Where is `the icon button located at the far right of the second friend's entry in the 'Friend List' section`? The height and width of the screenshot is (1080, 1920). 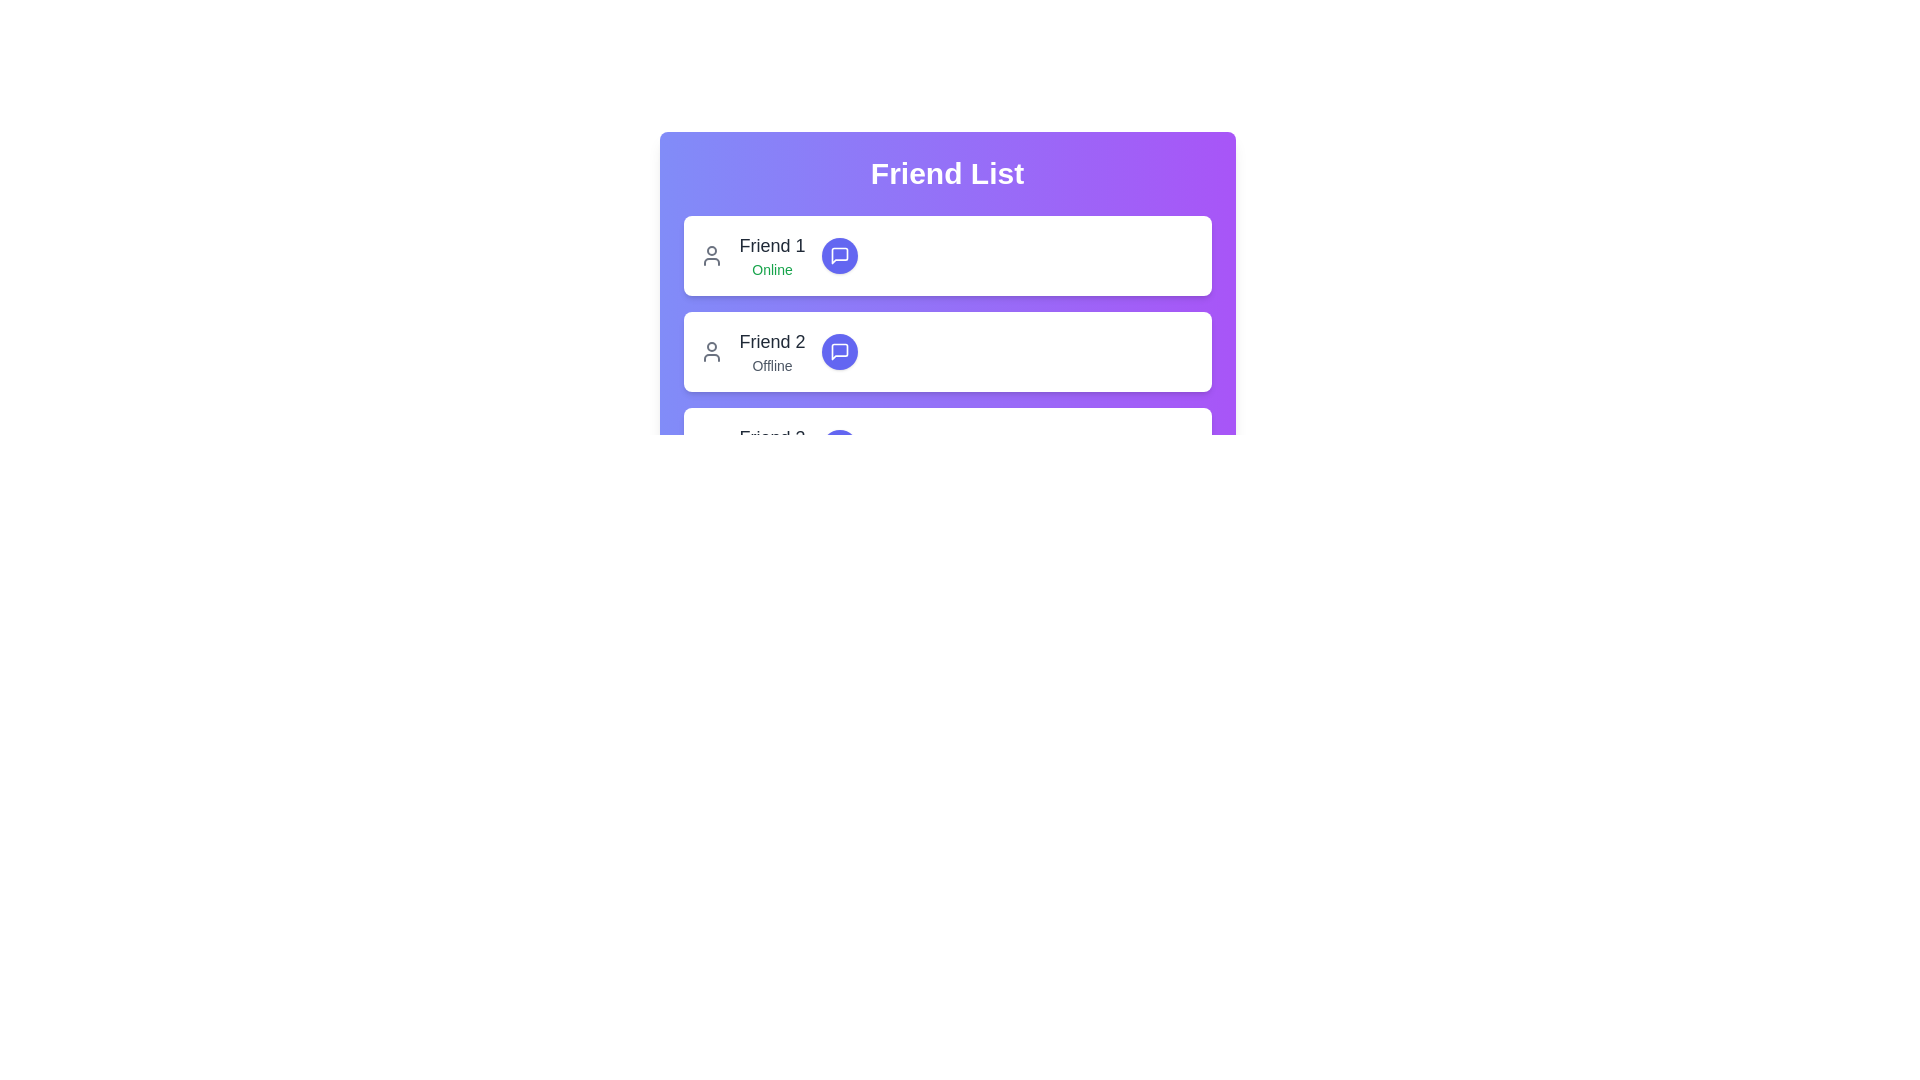 the icon button located at the far right of the second friend's entry in the 'Friend List' section is located at coordinates (839, 350).